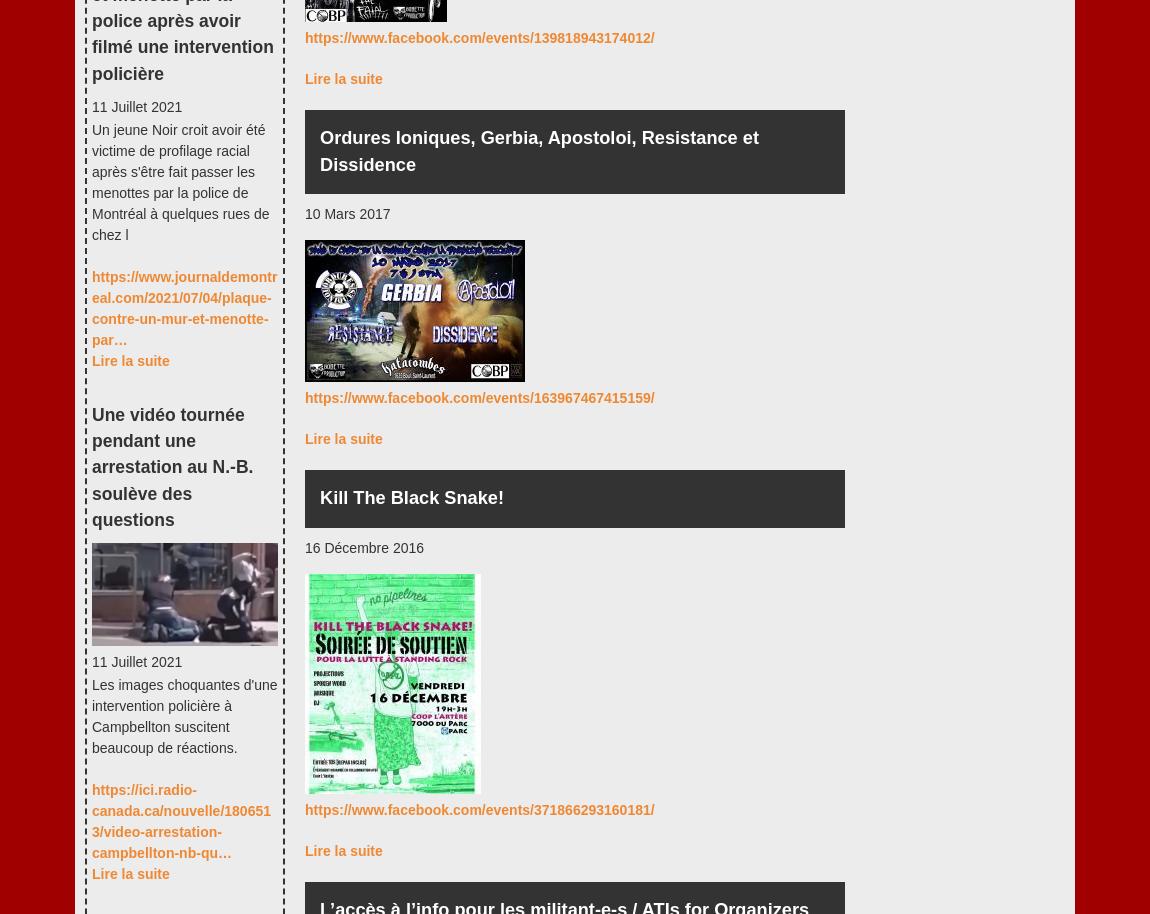 The width and height of the screenshot is (1150, 914). What do you see at coordinates (347, 213) in the screenshot?
I see `'10 Mars 2017'` at bounding box center [347, 213].